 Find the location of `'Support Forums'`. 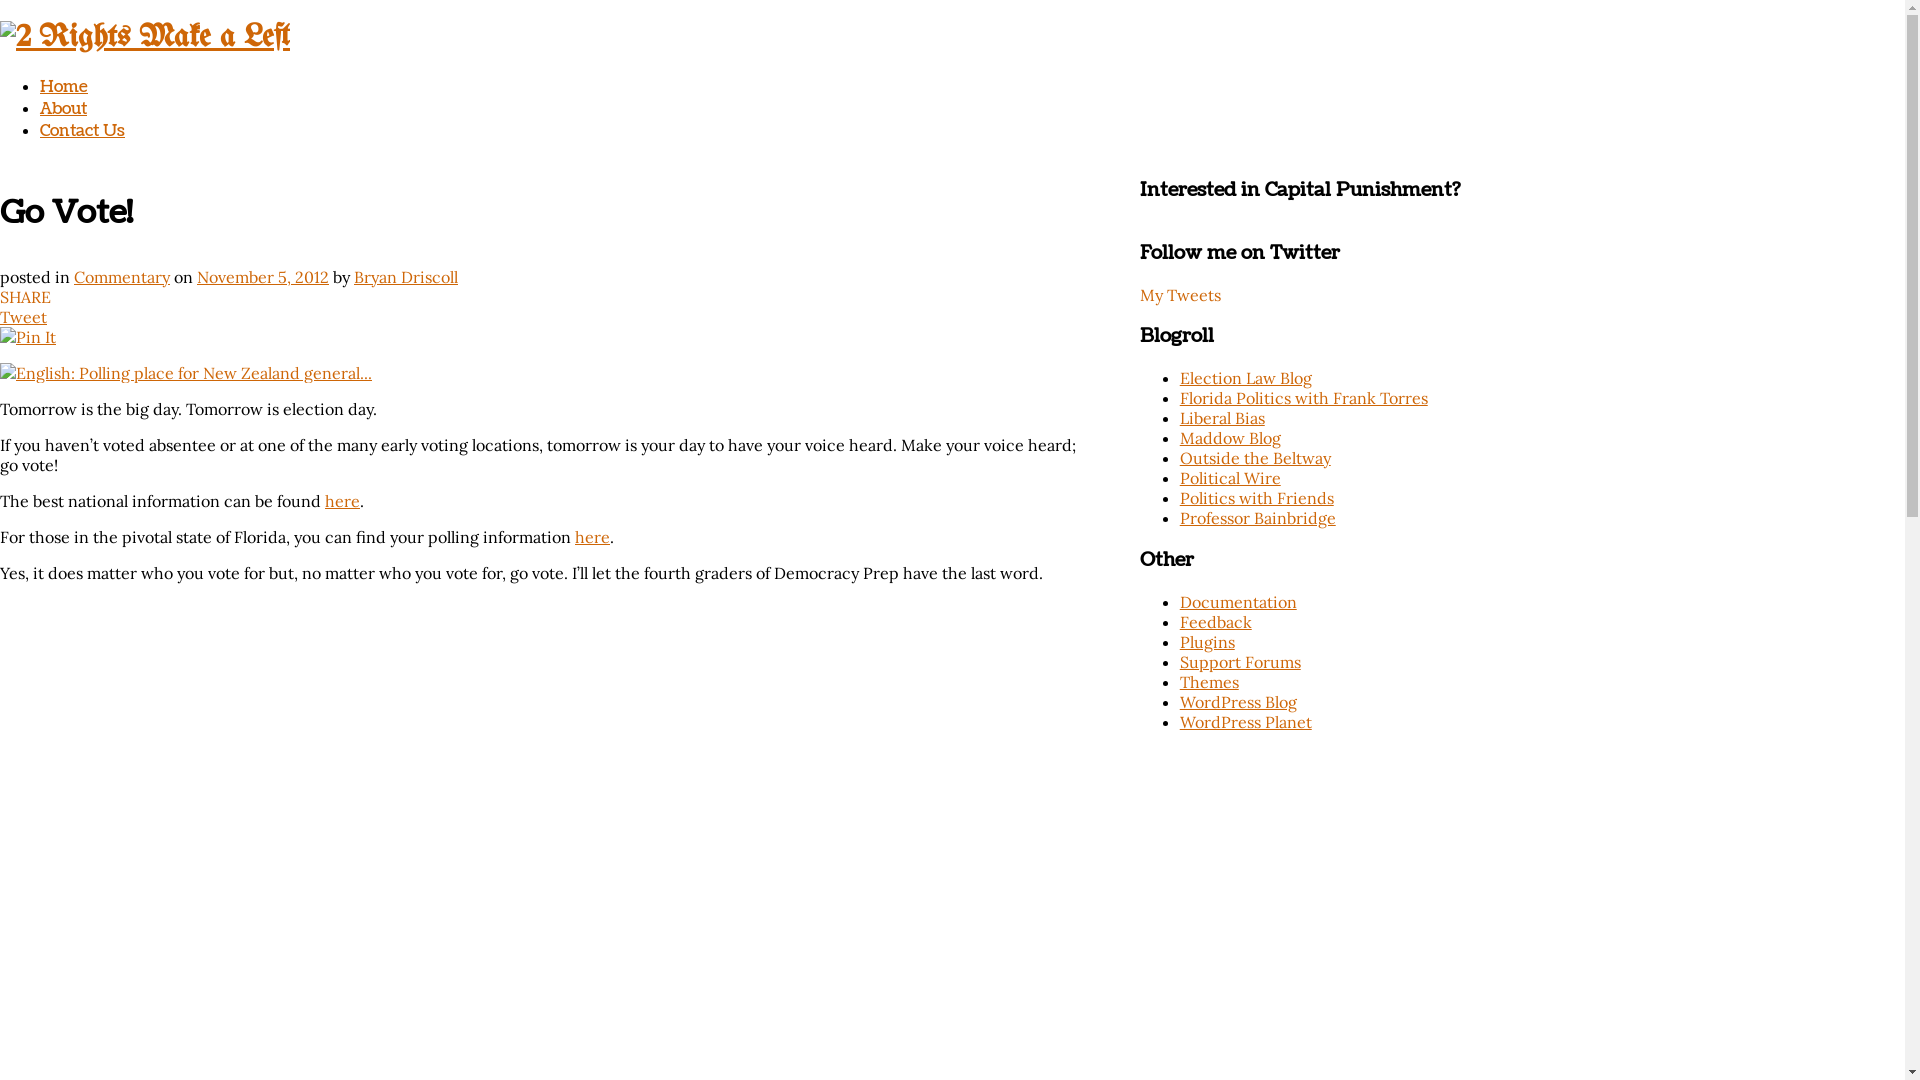

'Support Forums' is located at coordinates (1239, 662).